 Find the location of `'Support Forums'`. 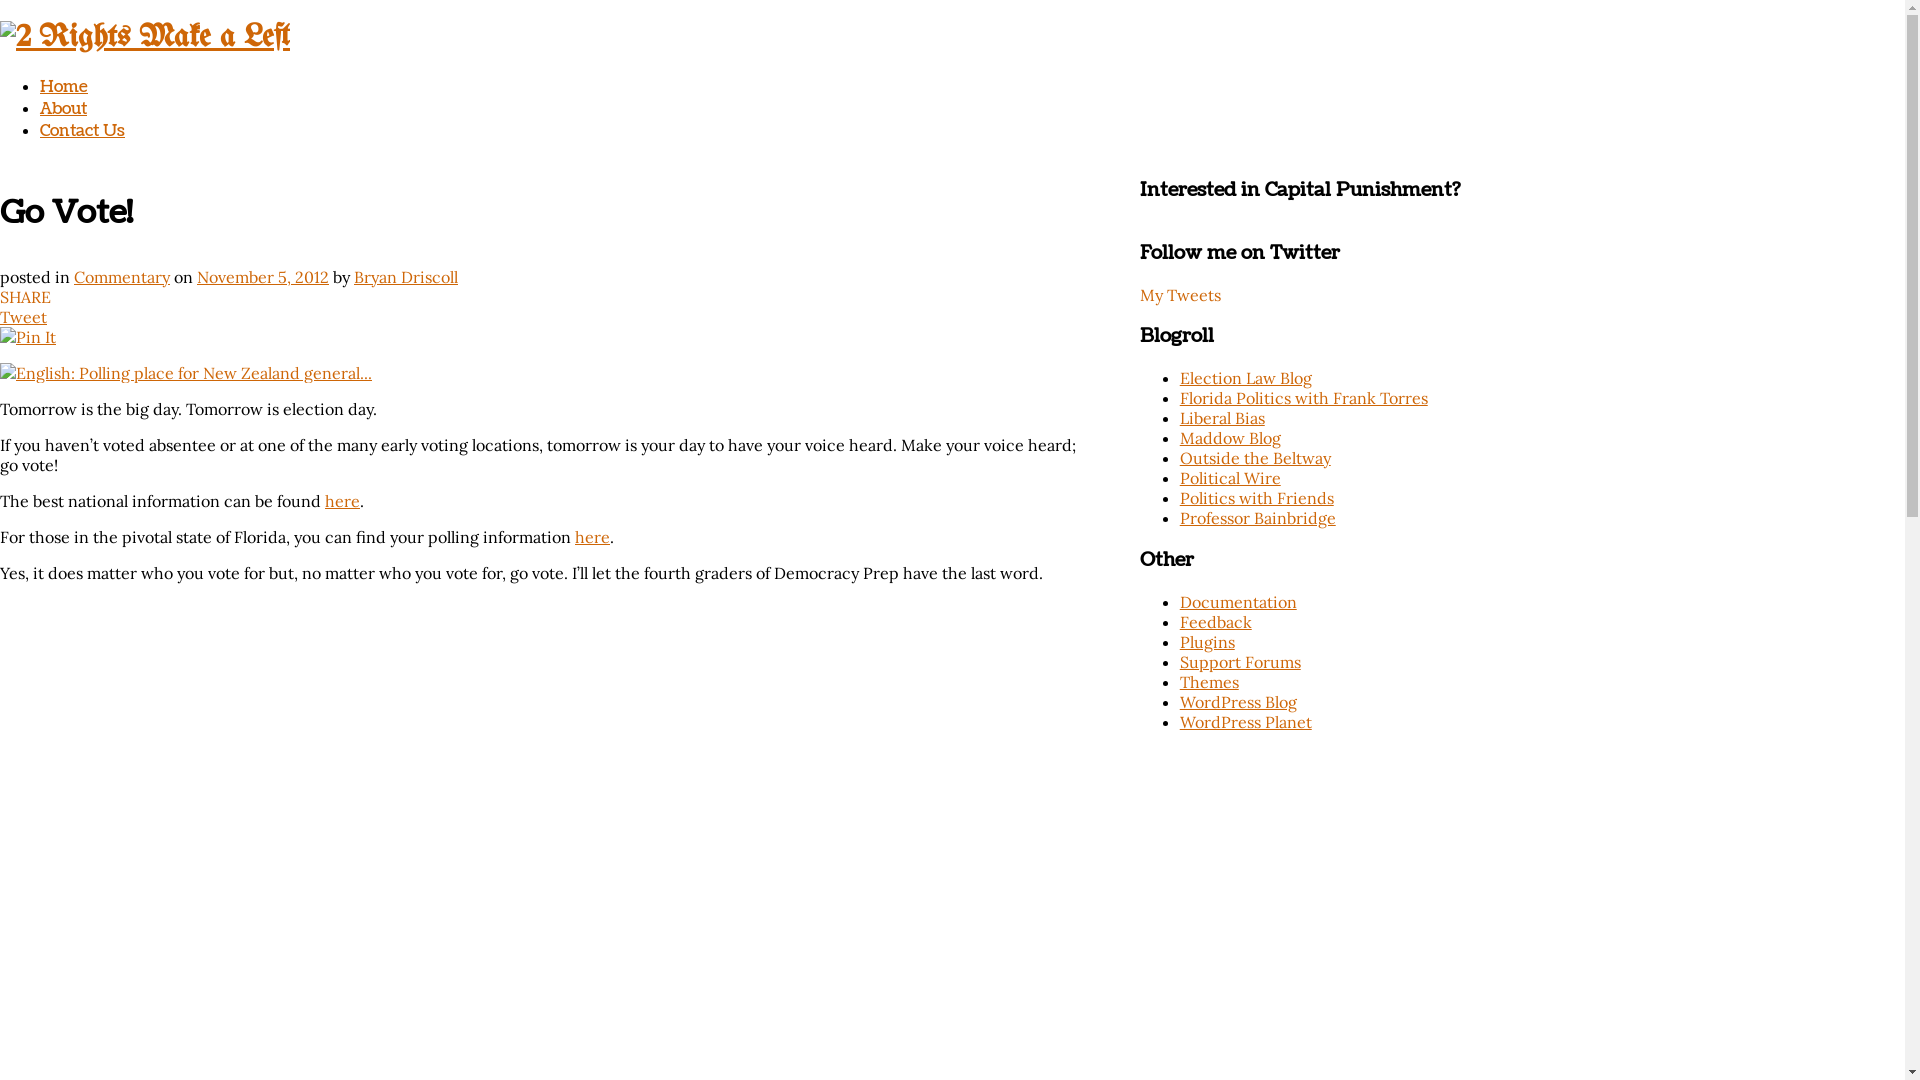

'Support Forums' is located at coordinates (1239, 662).